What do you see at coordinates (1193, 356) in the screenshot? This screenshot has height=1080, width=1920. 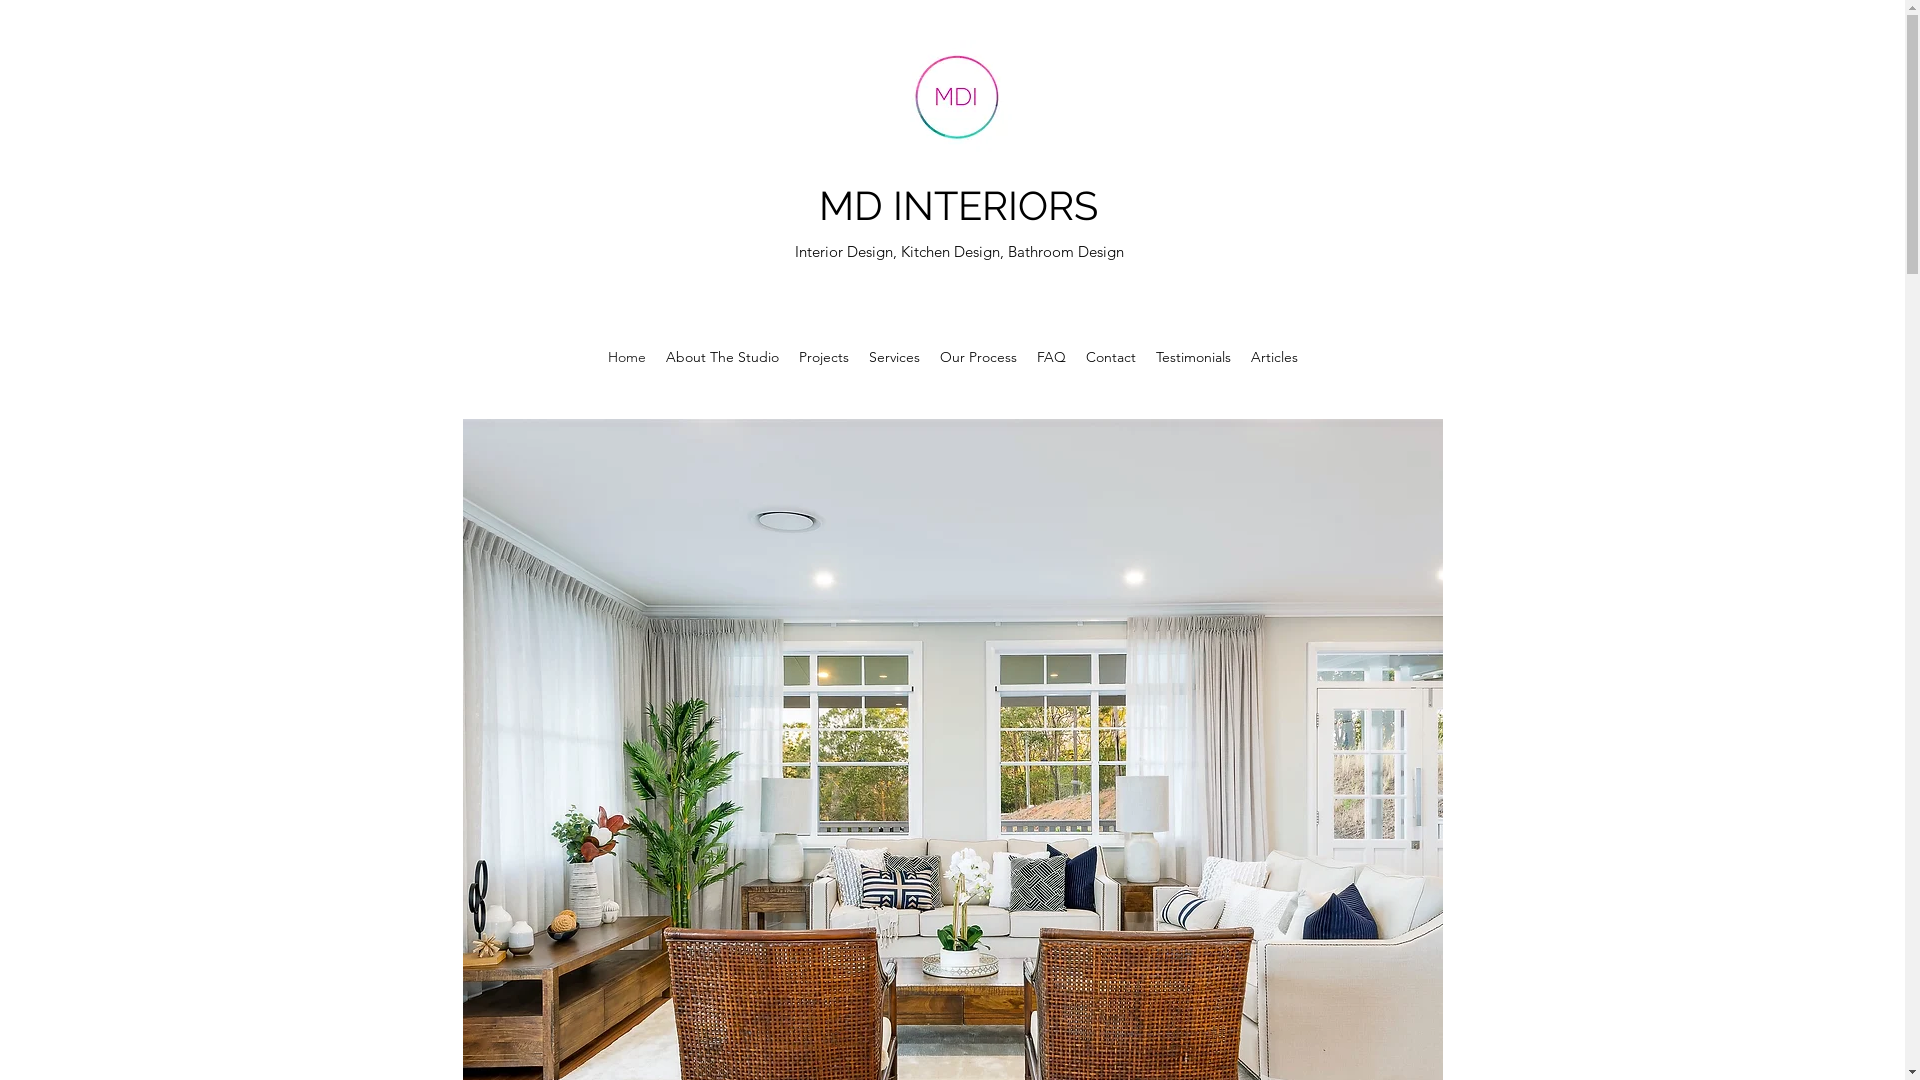 I see `'Testimonials'` at bounding box center [1193, 356].